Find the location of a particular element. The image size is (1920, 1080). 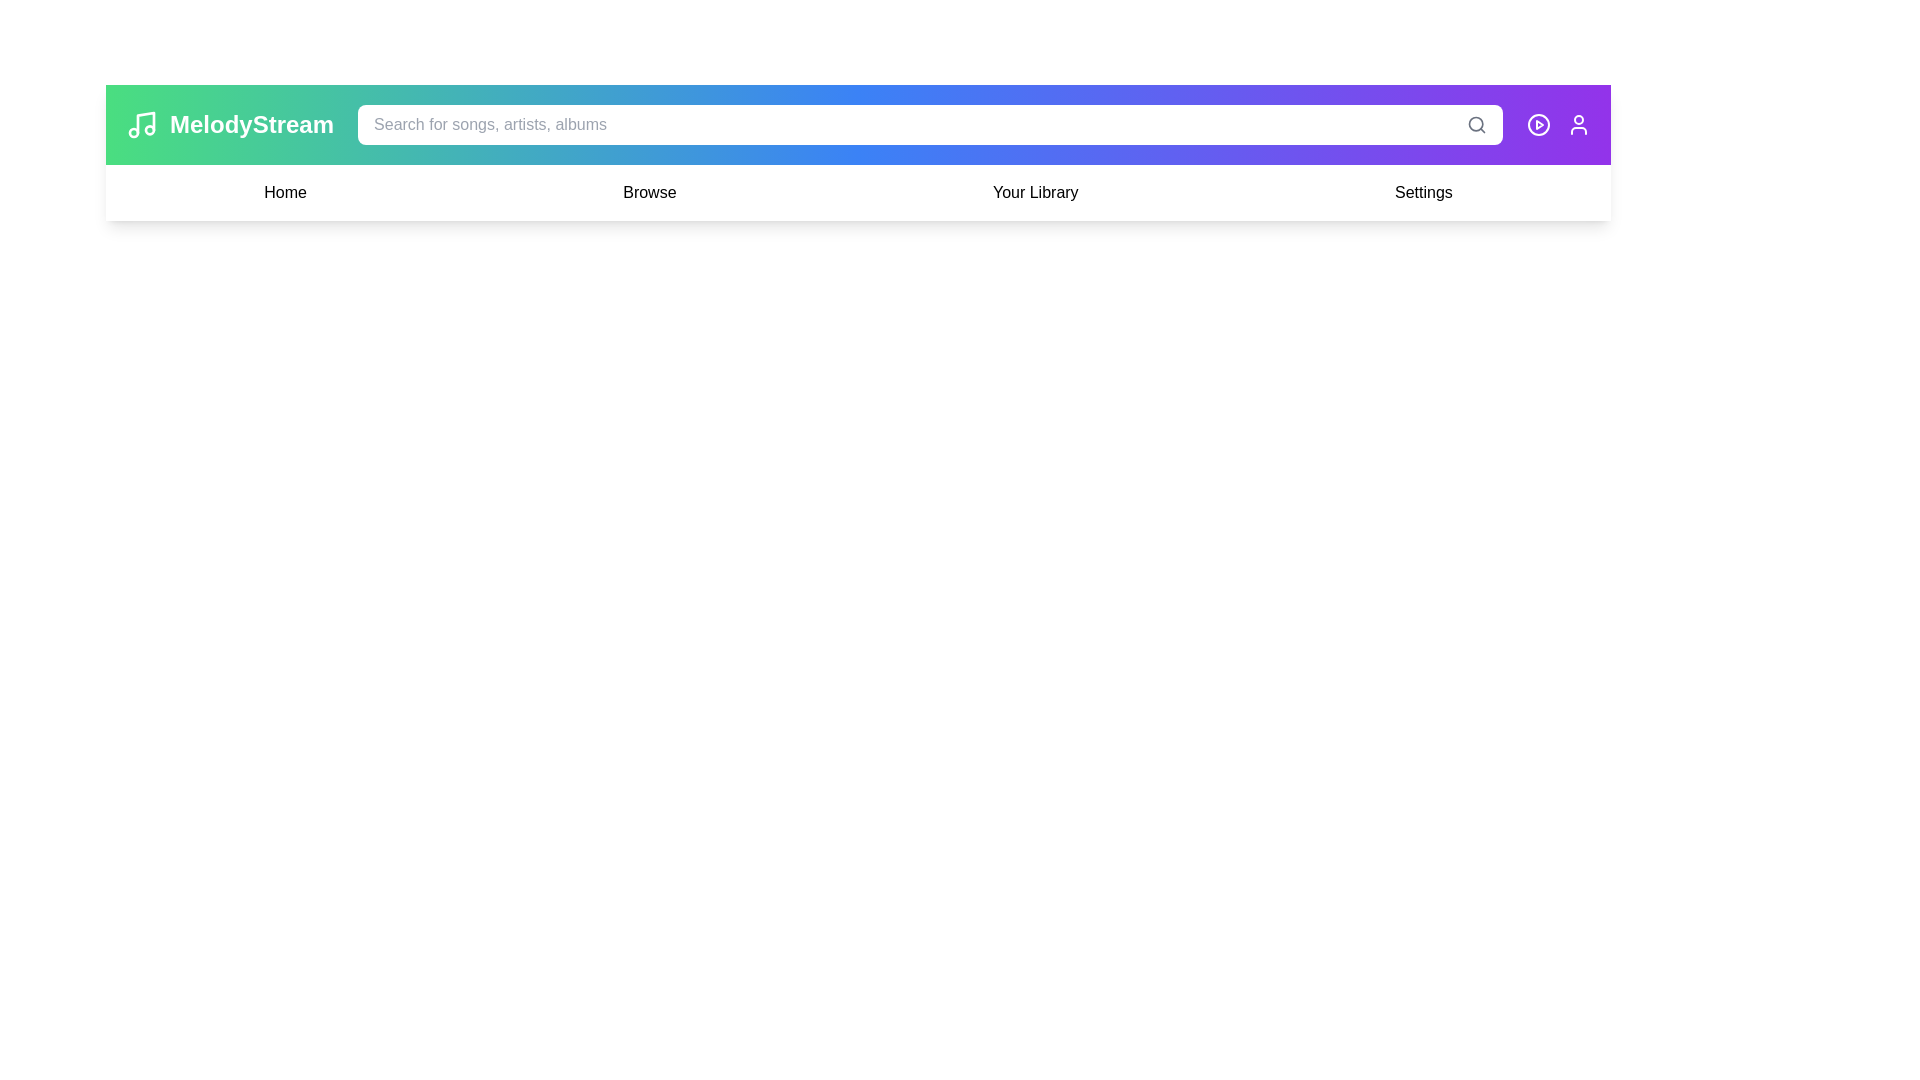

the Your Library text label to navigate or trigger the associated action is located at coordinates (1035, 192).